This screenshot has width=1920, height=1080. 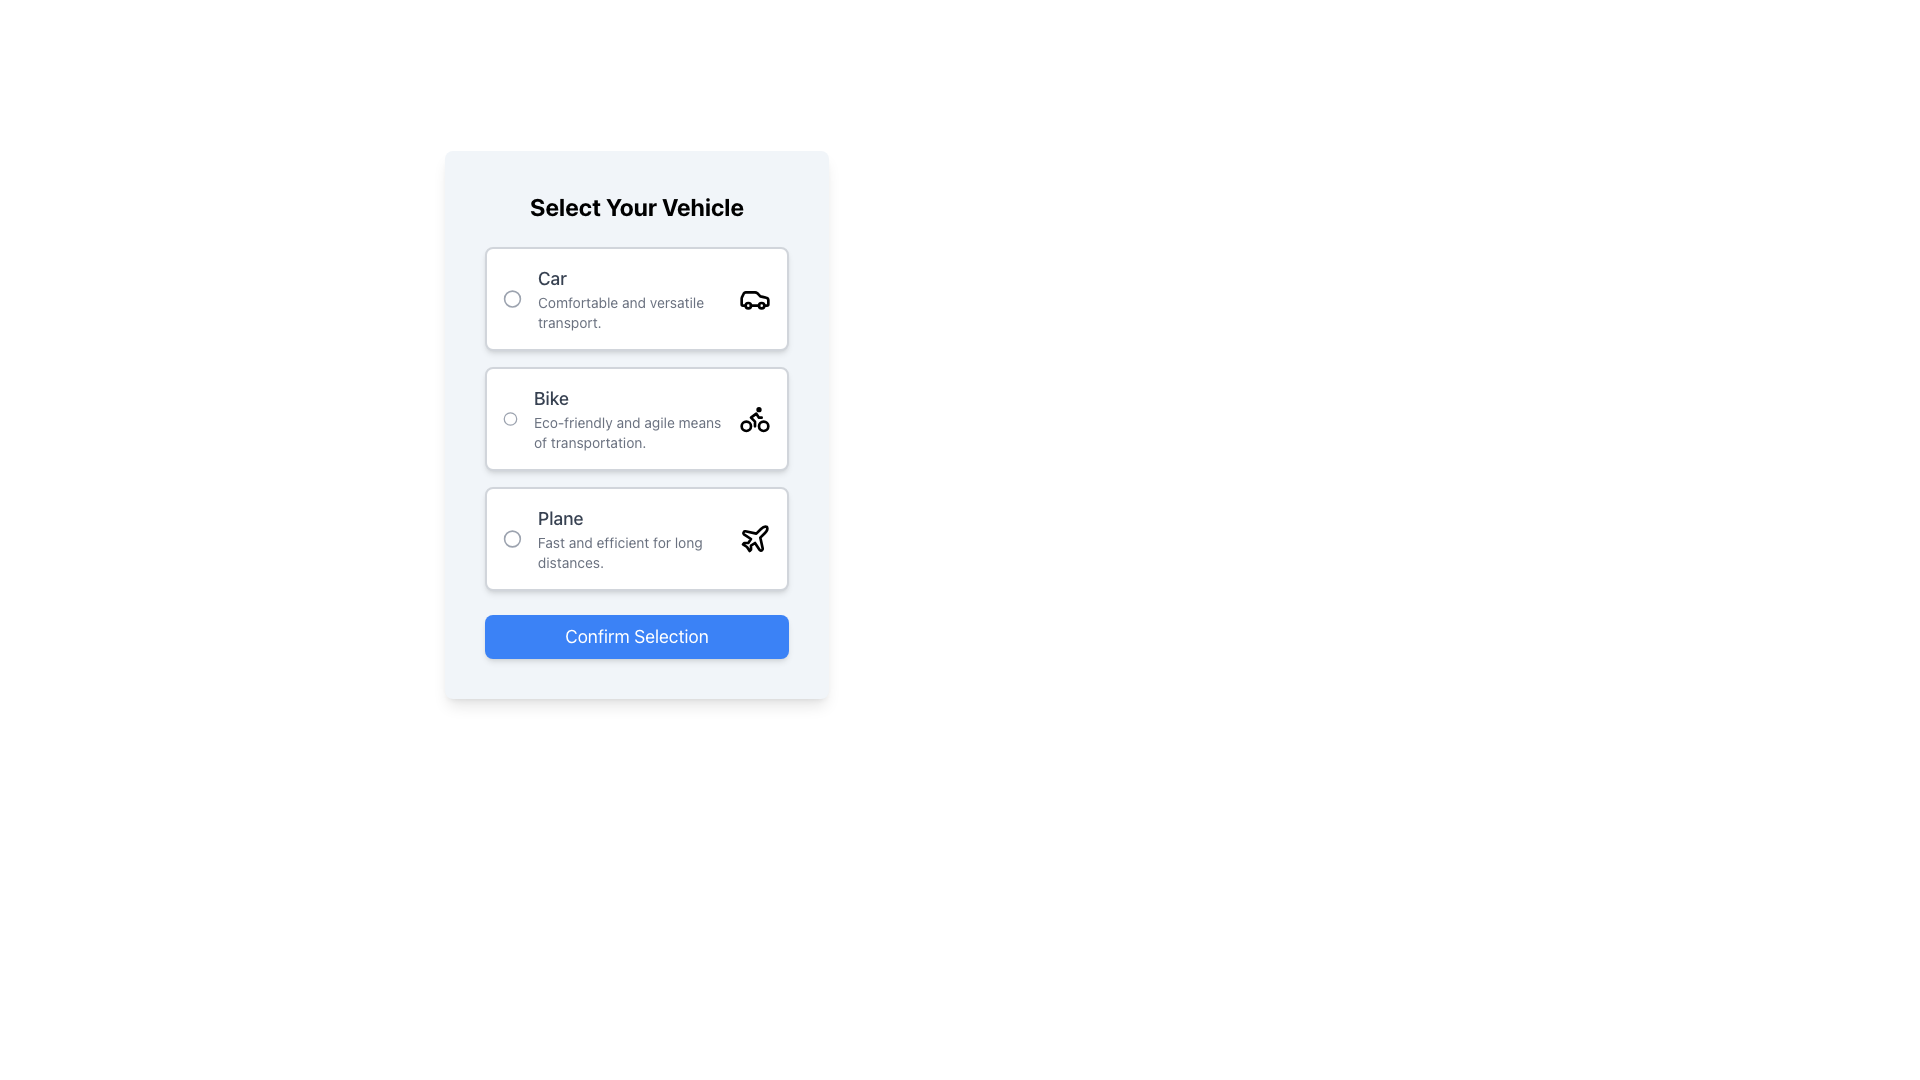 What do you see at coordinates (745, 425) in the screenshot?
I see `the rear wheel icon of the bike located in the second card of the vertical selection list` at bounding box center [745, 425].